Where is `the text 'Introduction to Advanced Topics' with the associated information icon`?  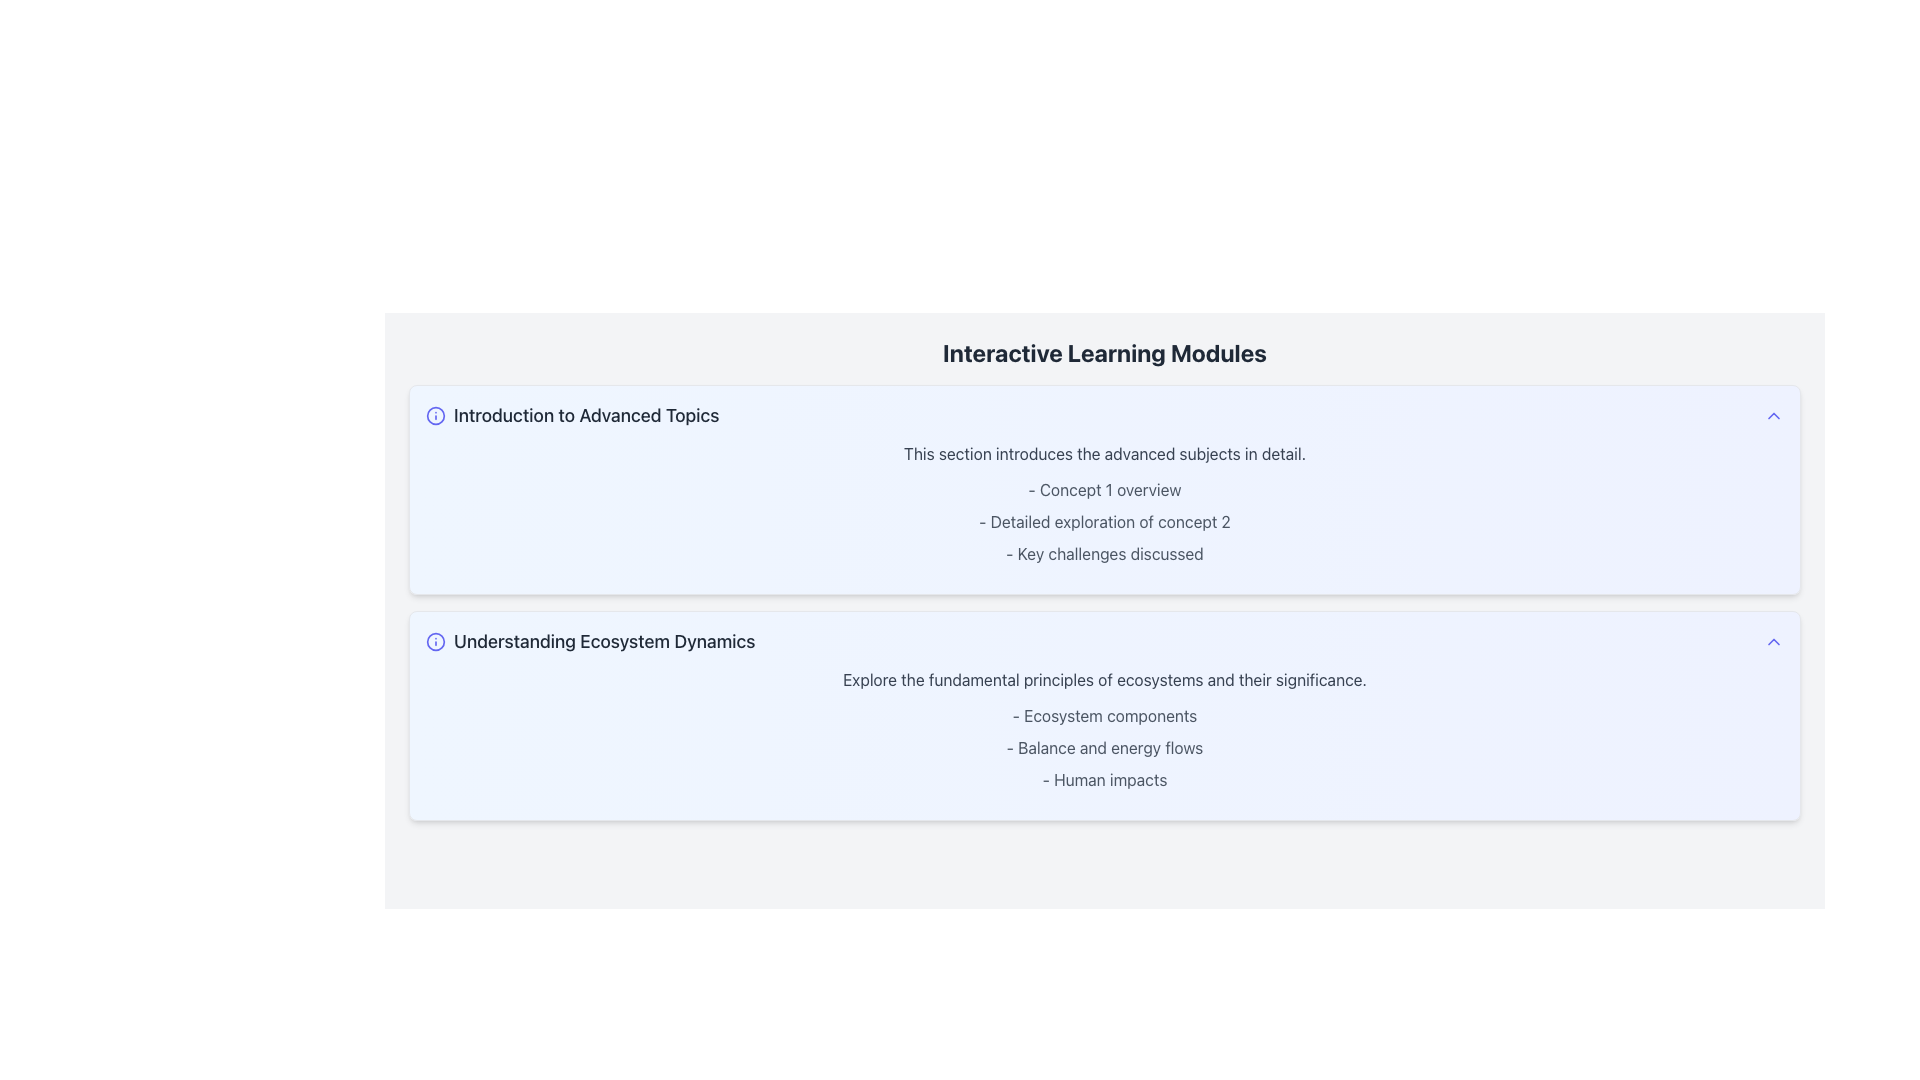 the text 'Introduction to Advanced Topics' with the associated information icon is located at coordinates (571, 415).